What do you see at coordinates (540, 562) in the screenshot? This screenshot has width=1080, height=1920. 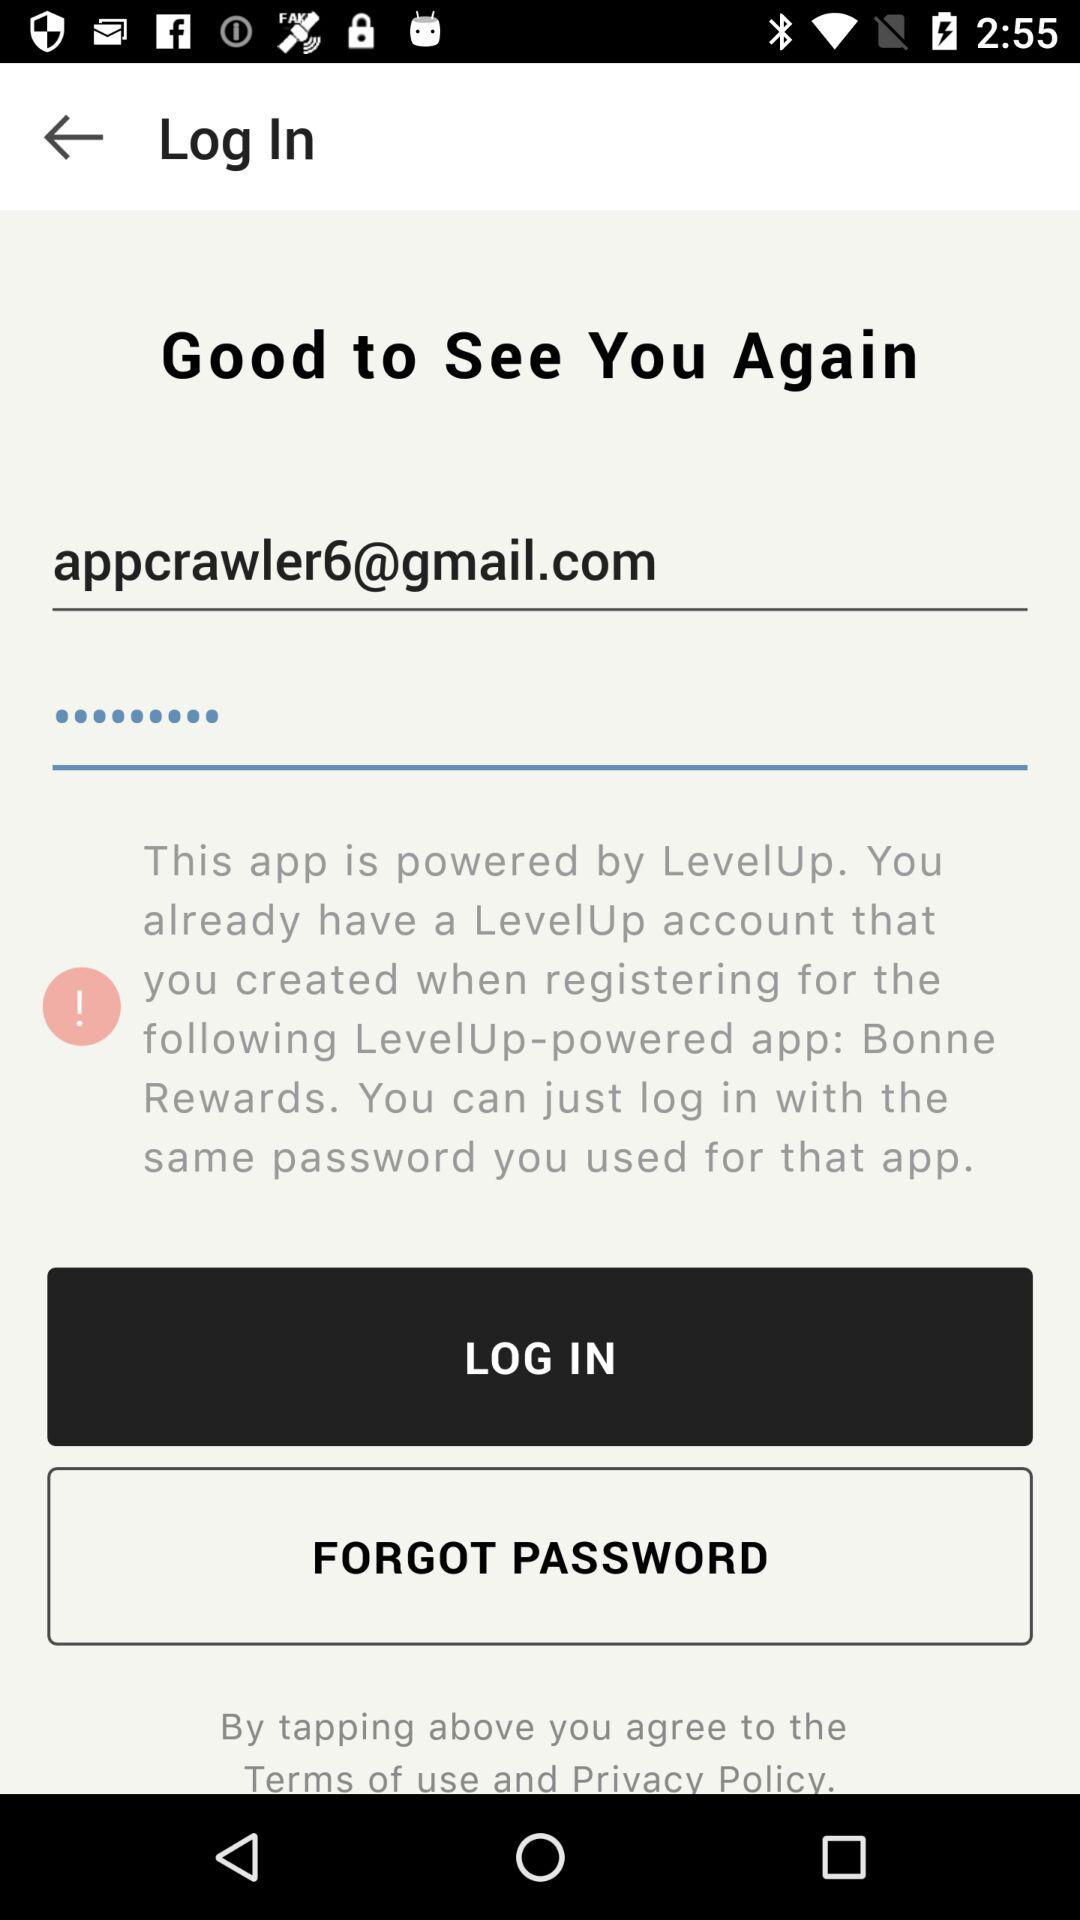 I see `the icon above the crowd3116 icon` at bounding box center [540, 562].